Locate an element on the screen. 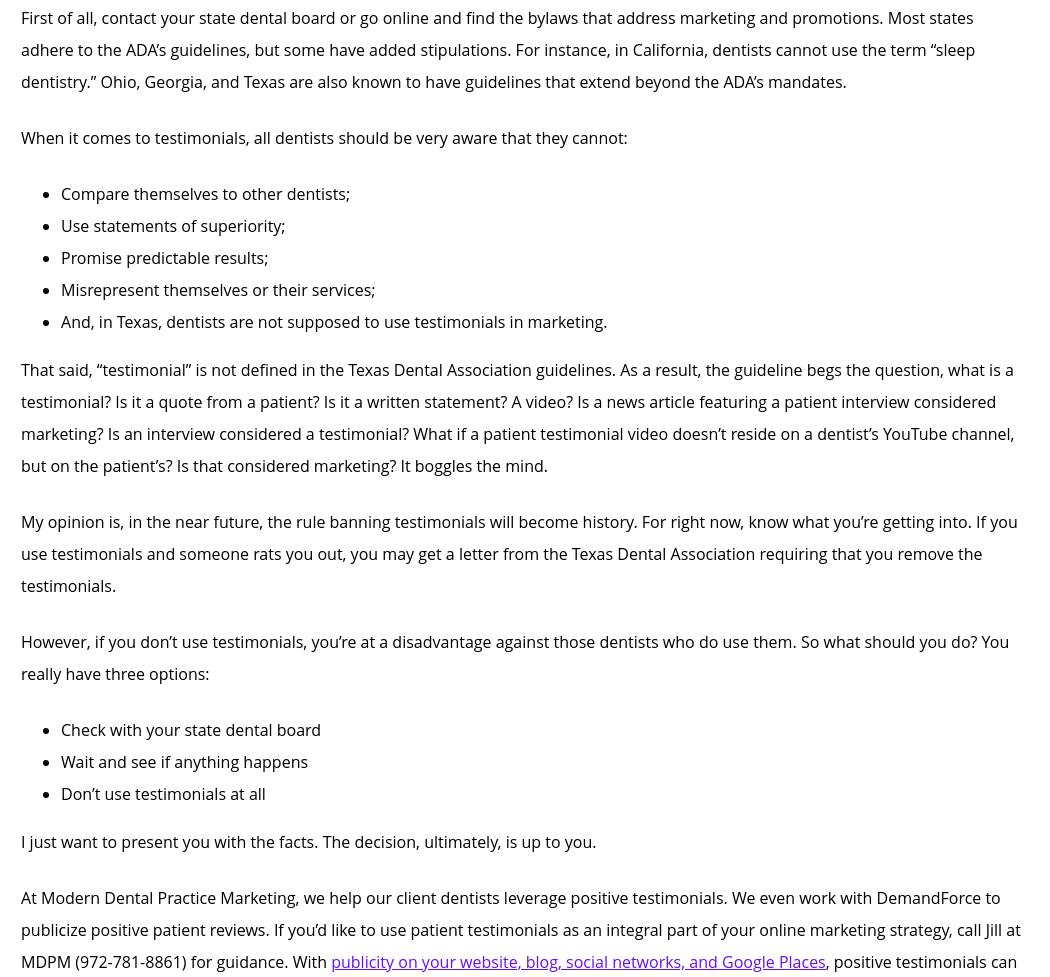 The width and height of the screenshot is (1050, 977). 'When it comes to testimonials, all dentists should be very aware that they cannot:' is located at coordinates (324, 137).